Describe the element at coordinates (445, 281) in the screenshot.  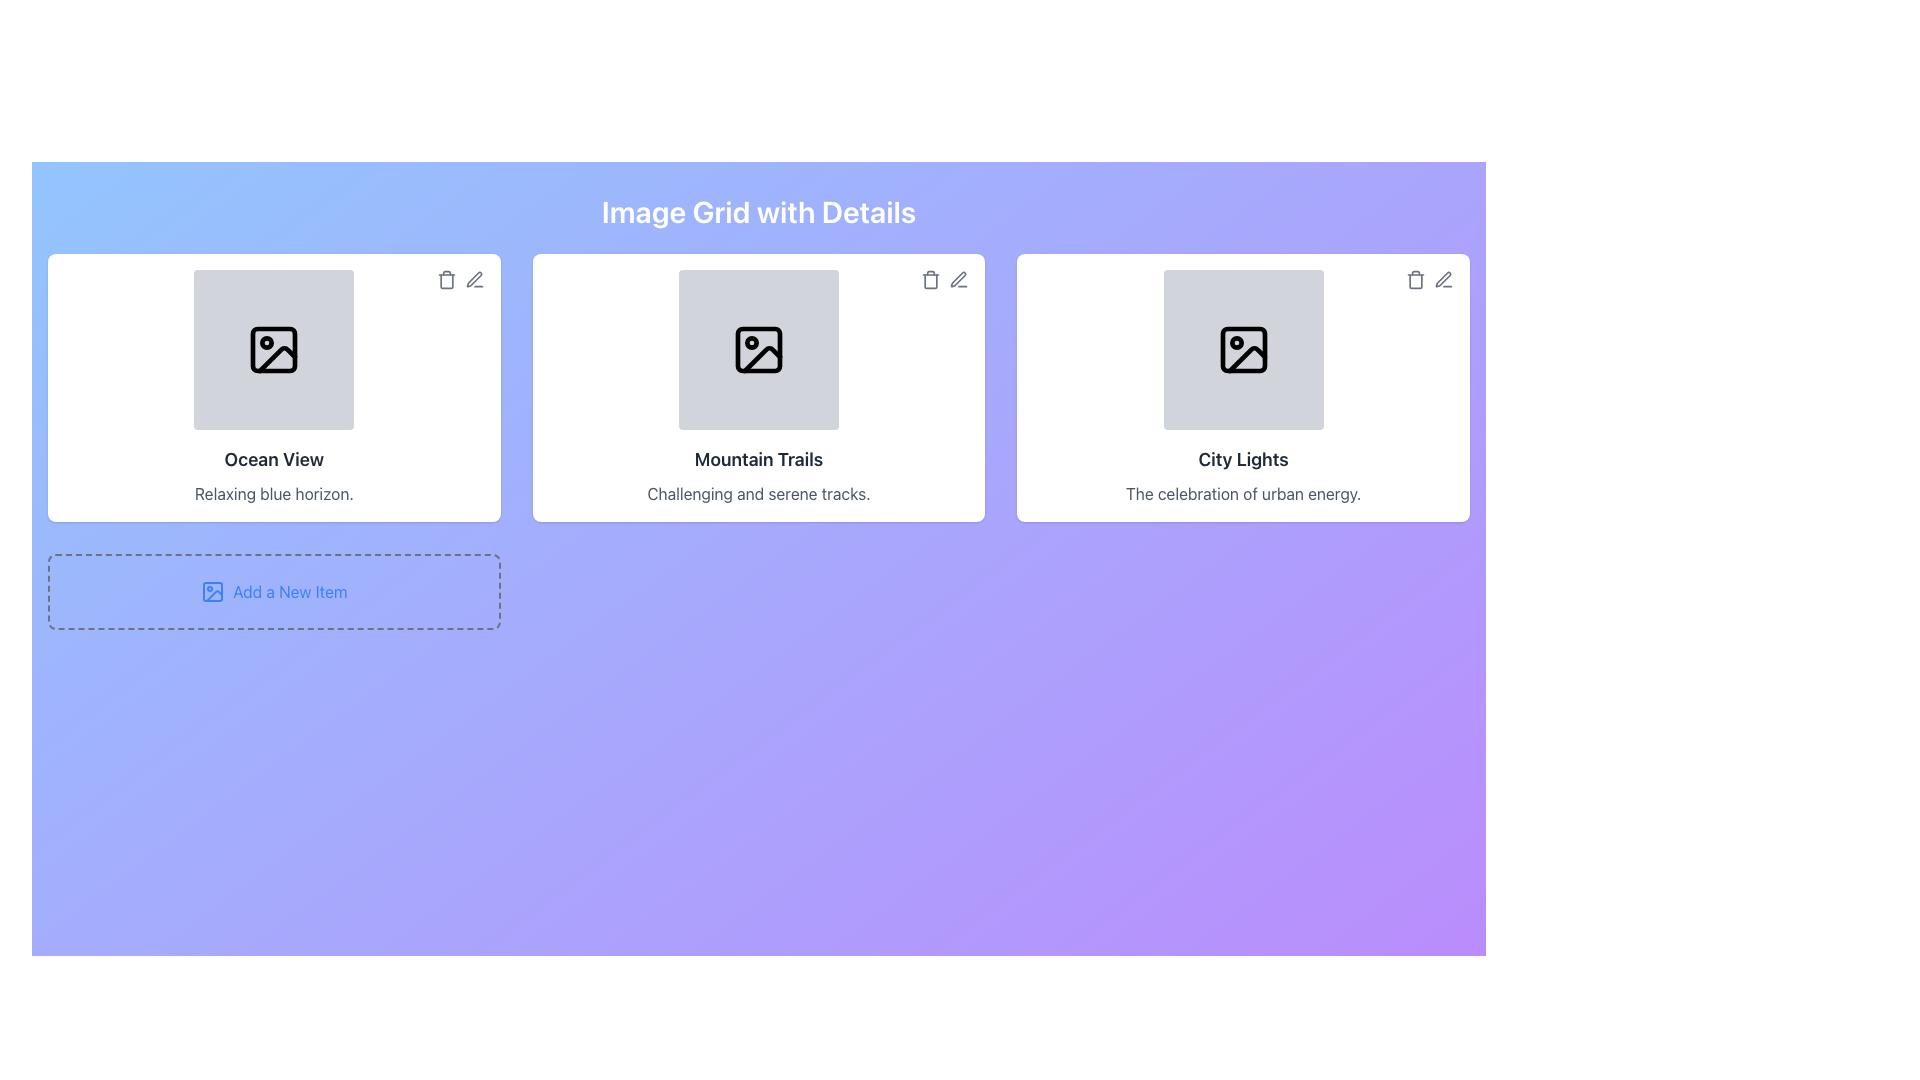
I see `the delete icon button located in the upper-right corner of the 'Ocean View' card` at that location.